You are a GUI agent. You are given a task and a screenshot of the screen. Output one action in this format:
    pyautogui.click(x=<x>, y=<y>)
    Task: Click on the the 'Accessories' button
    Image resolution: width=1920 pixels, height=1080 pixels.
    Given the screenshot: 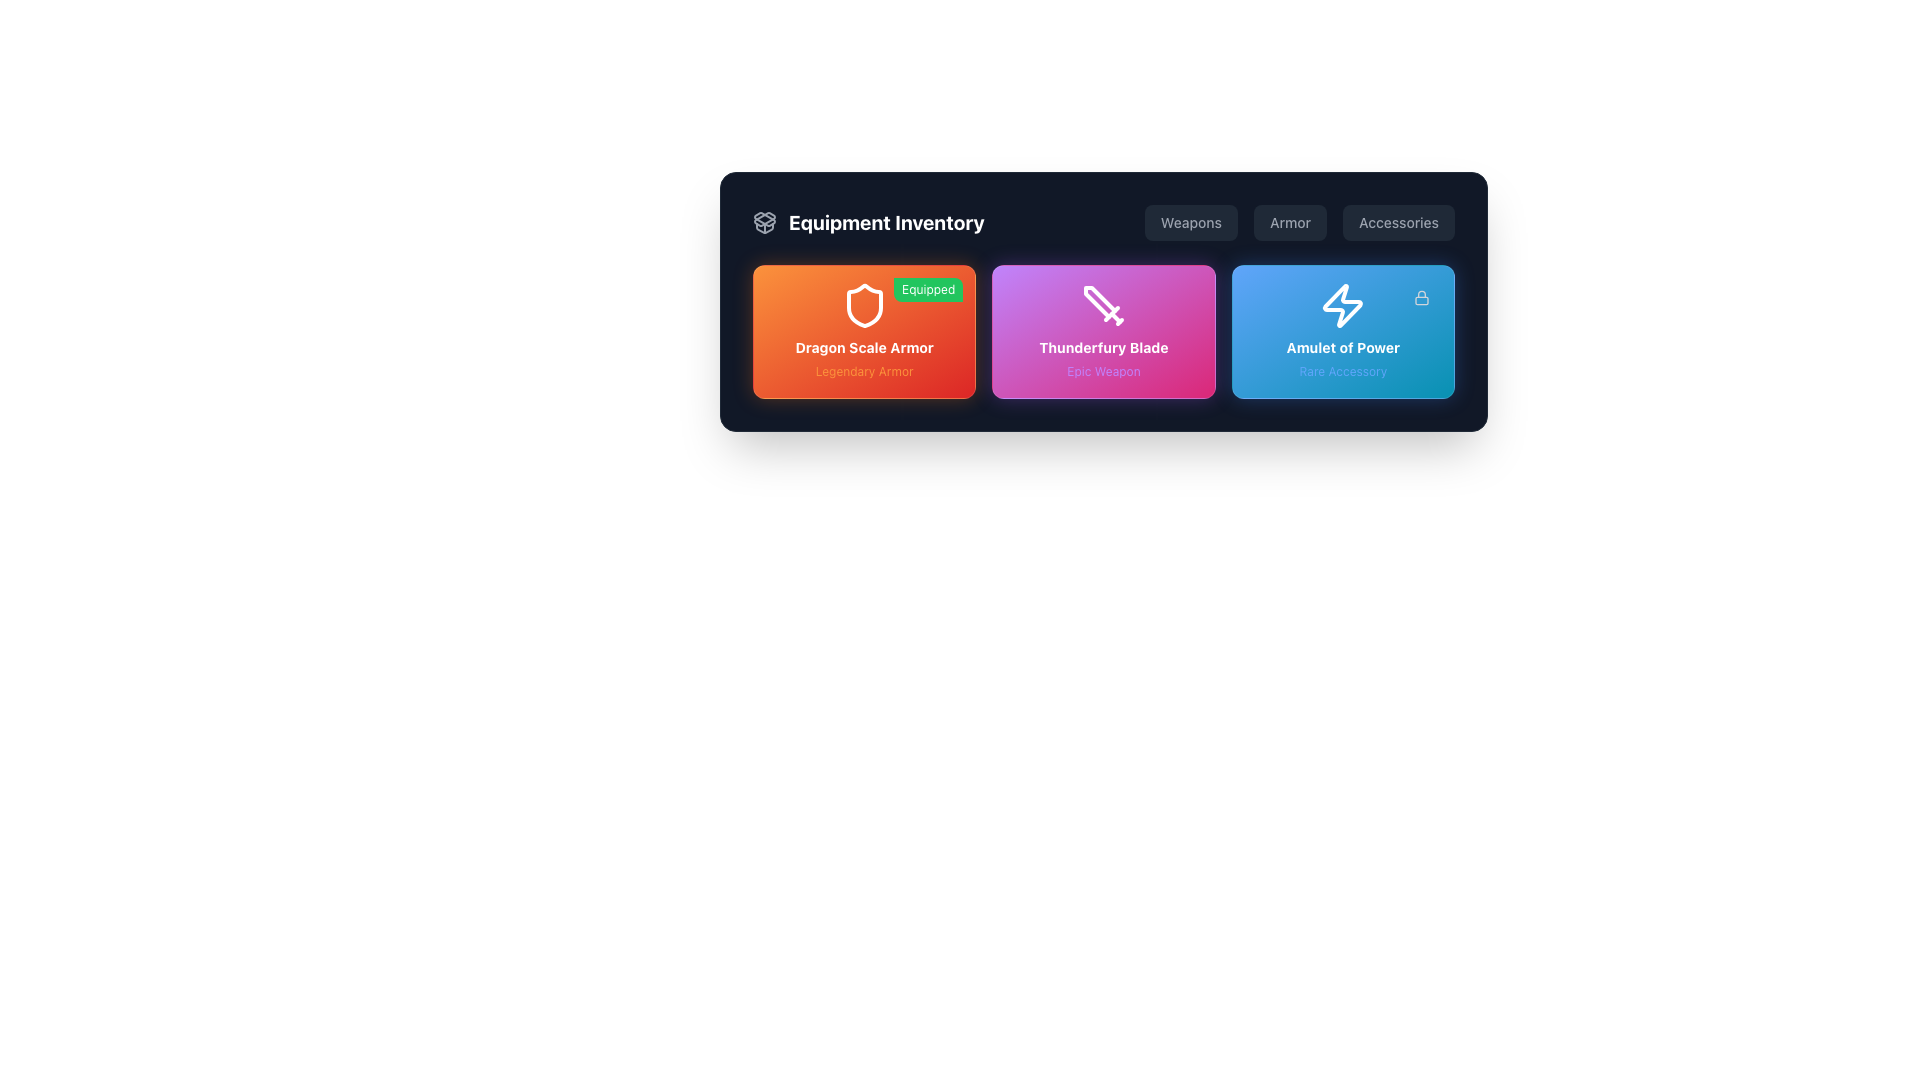 What is the action you would take?
    pyautogui.click(x=1398, y=223)
    